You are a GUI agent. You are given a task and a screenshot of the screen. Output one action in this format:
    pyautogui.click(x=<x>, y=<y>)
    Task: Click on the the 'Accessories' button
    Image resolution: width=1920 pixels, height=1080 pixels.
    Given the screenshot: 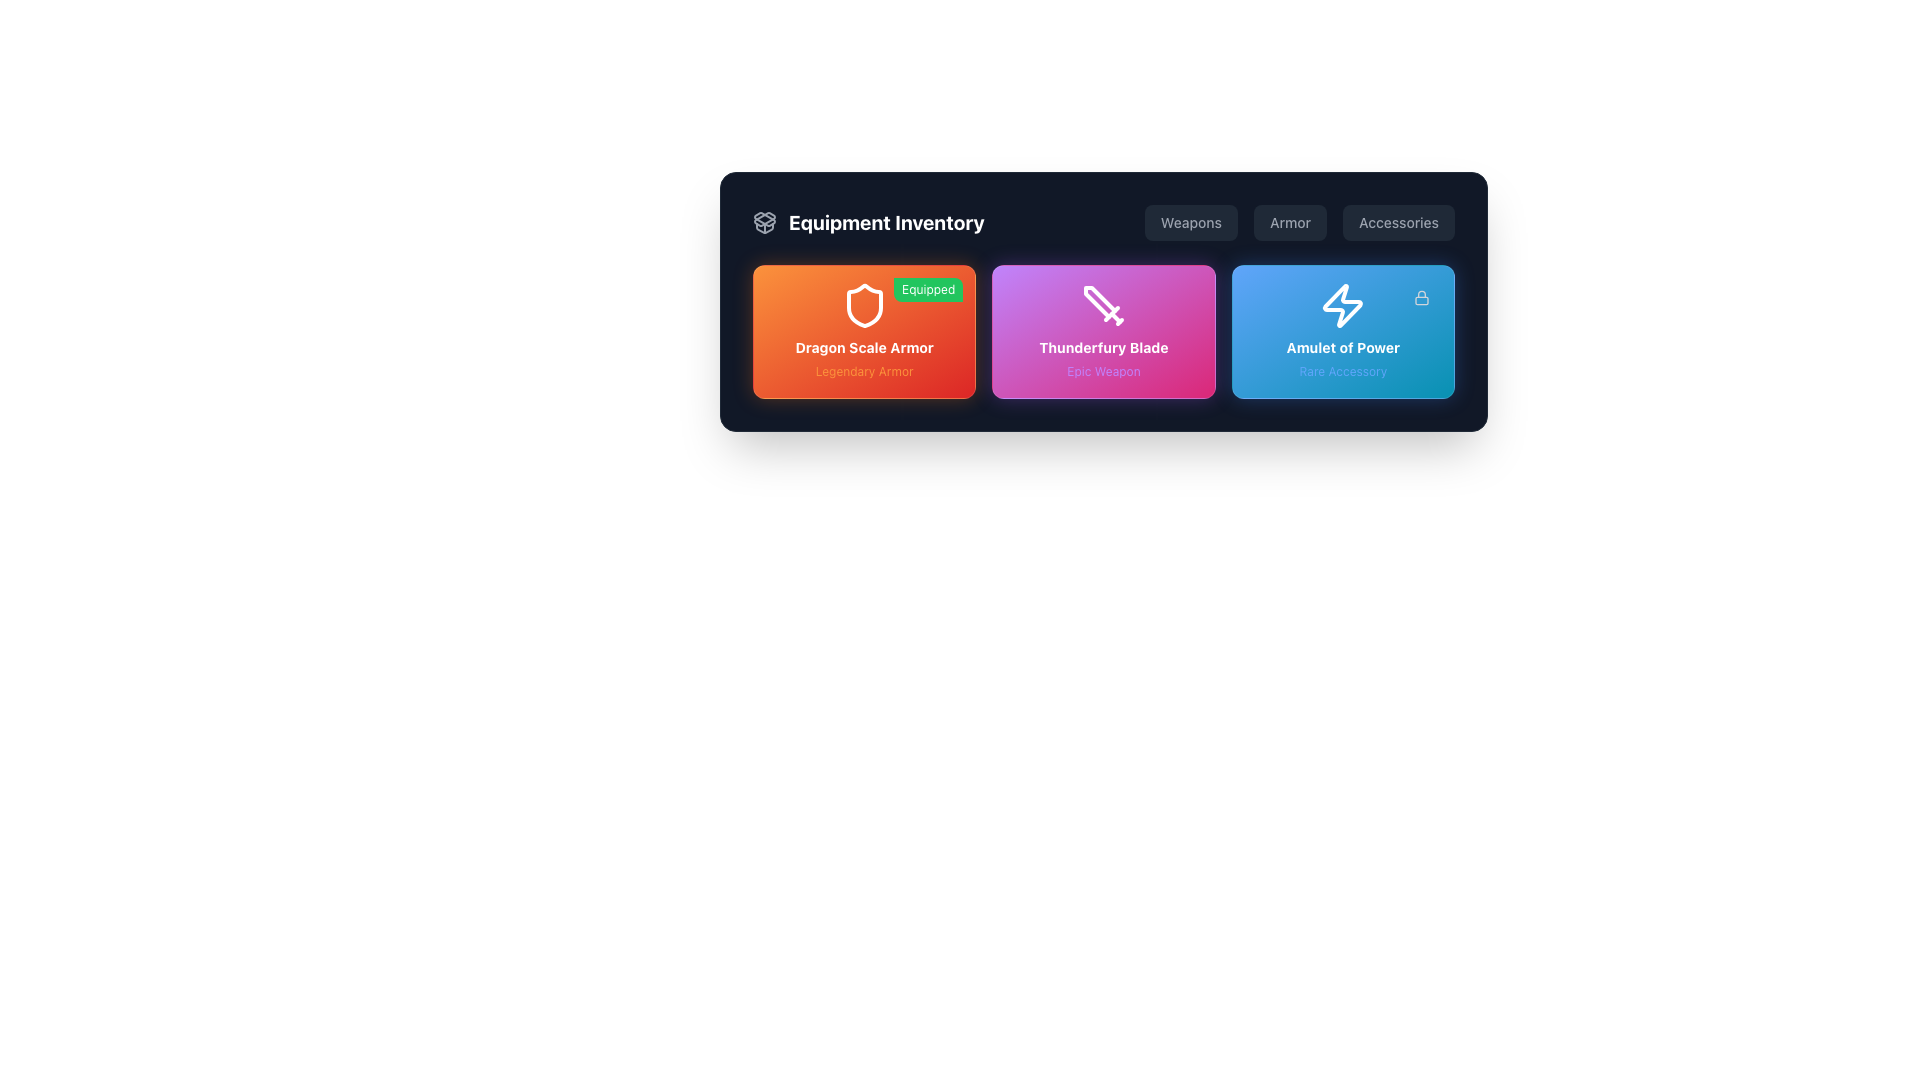 What is the action you would take?
    pyautogui.click(x=1398, y=223)
    